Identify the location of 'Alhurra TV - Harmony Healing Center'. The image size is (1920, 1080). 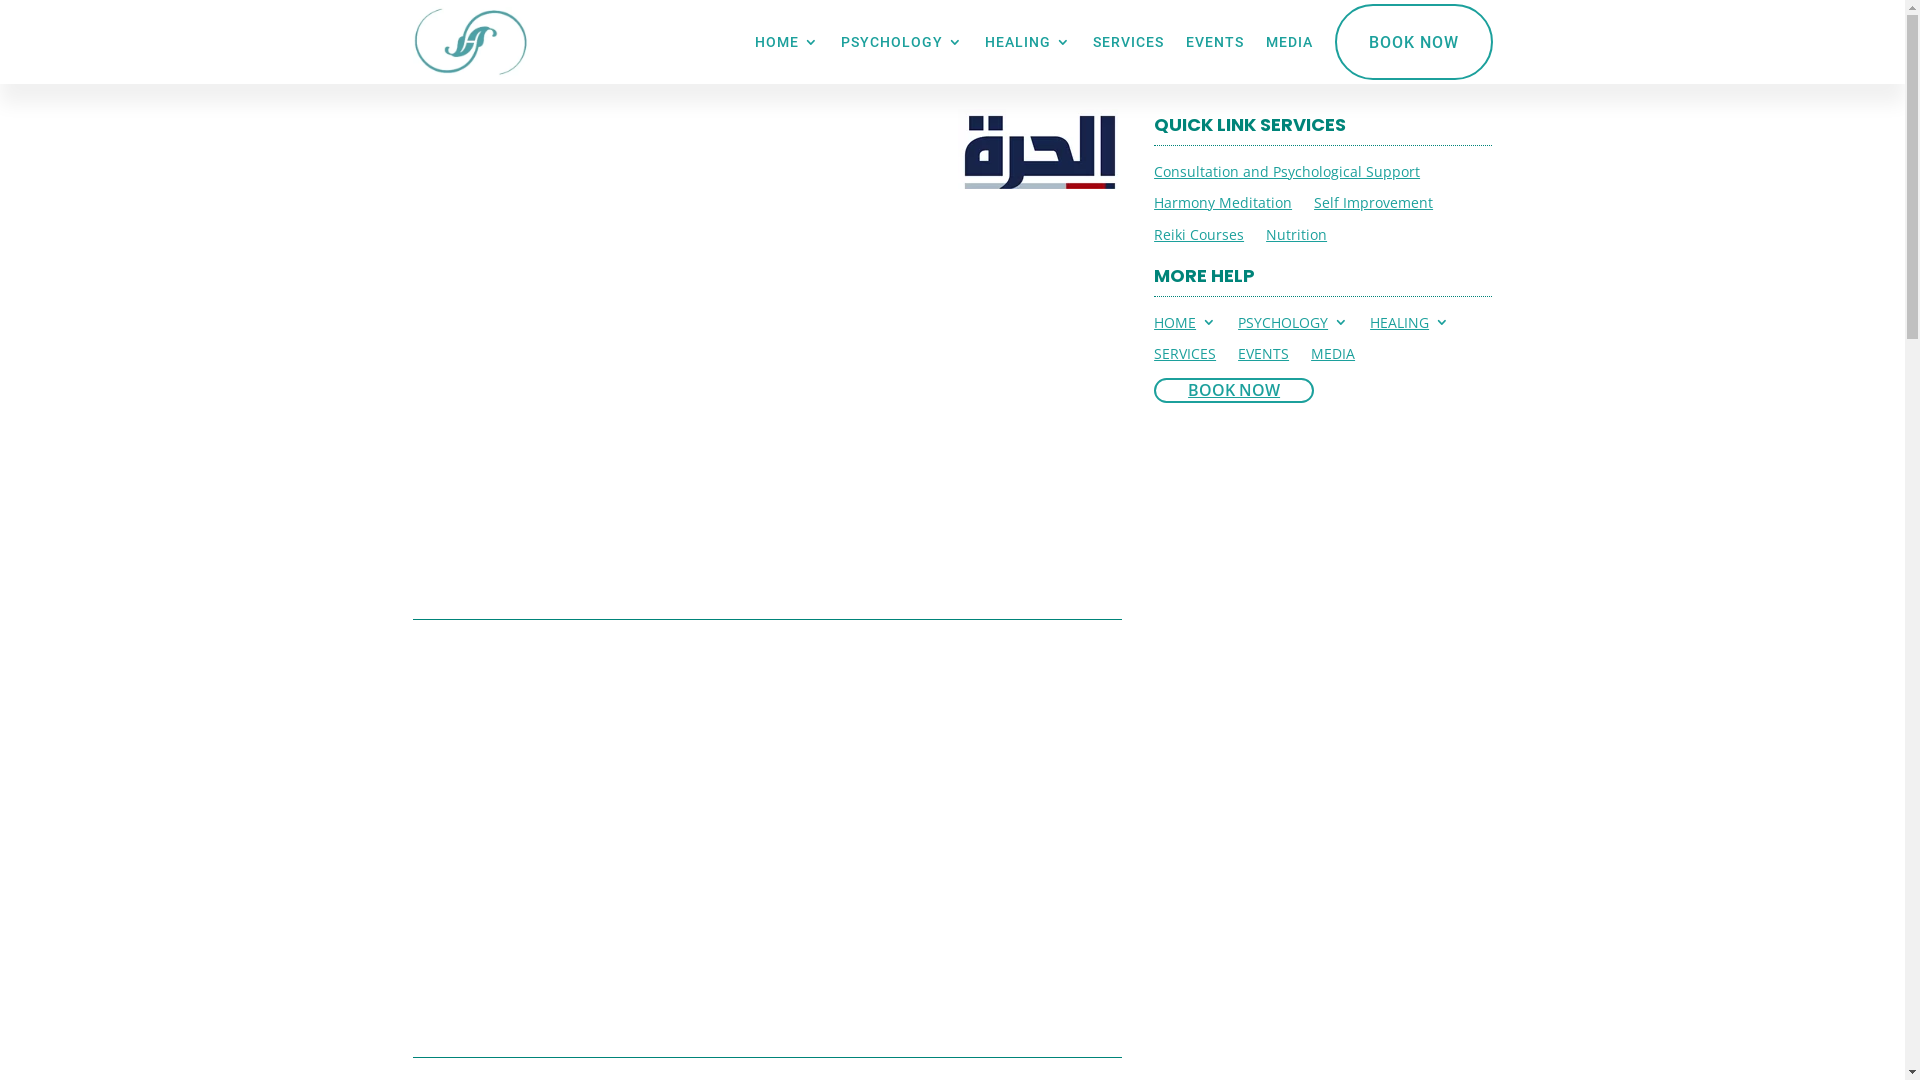
(1040, 148).